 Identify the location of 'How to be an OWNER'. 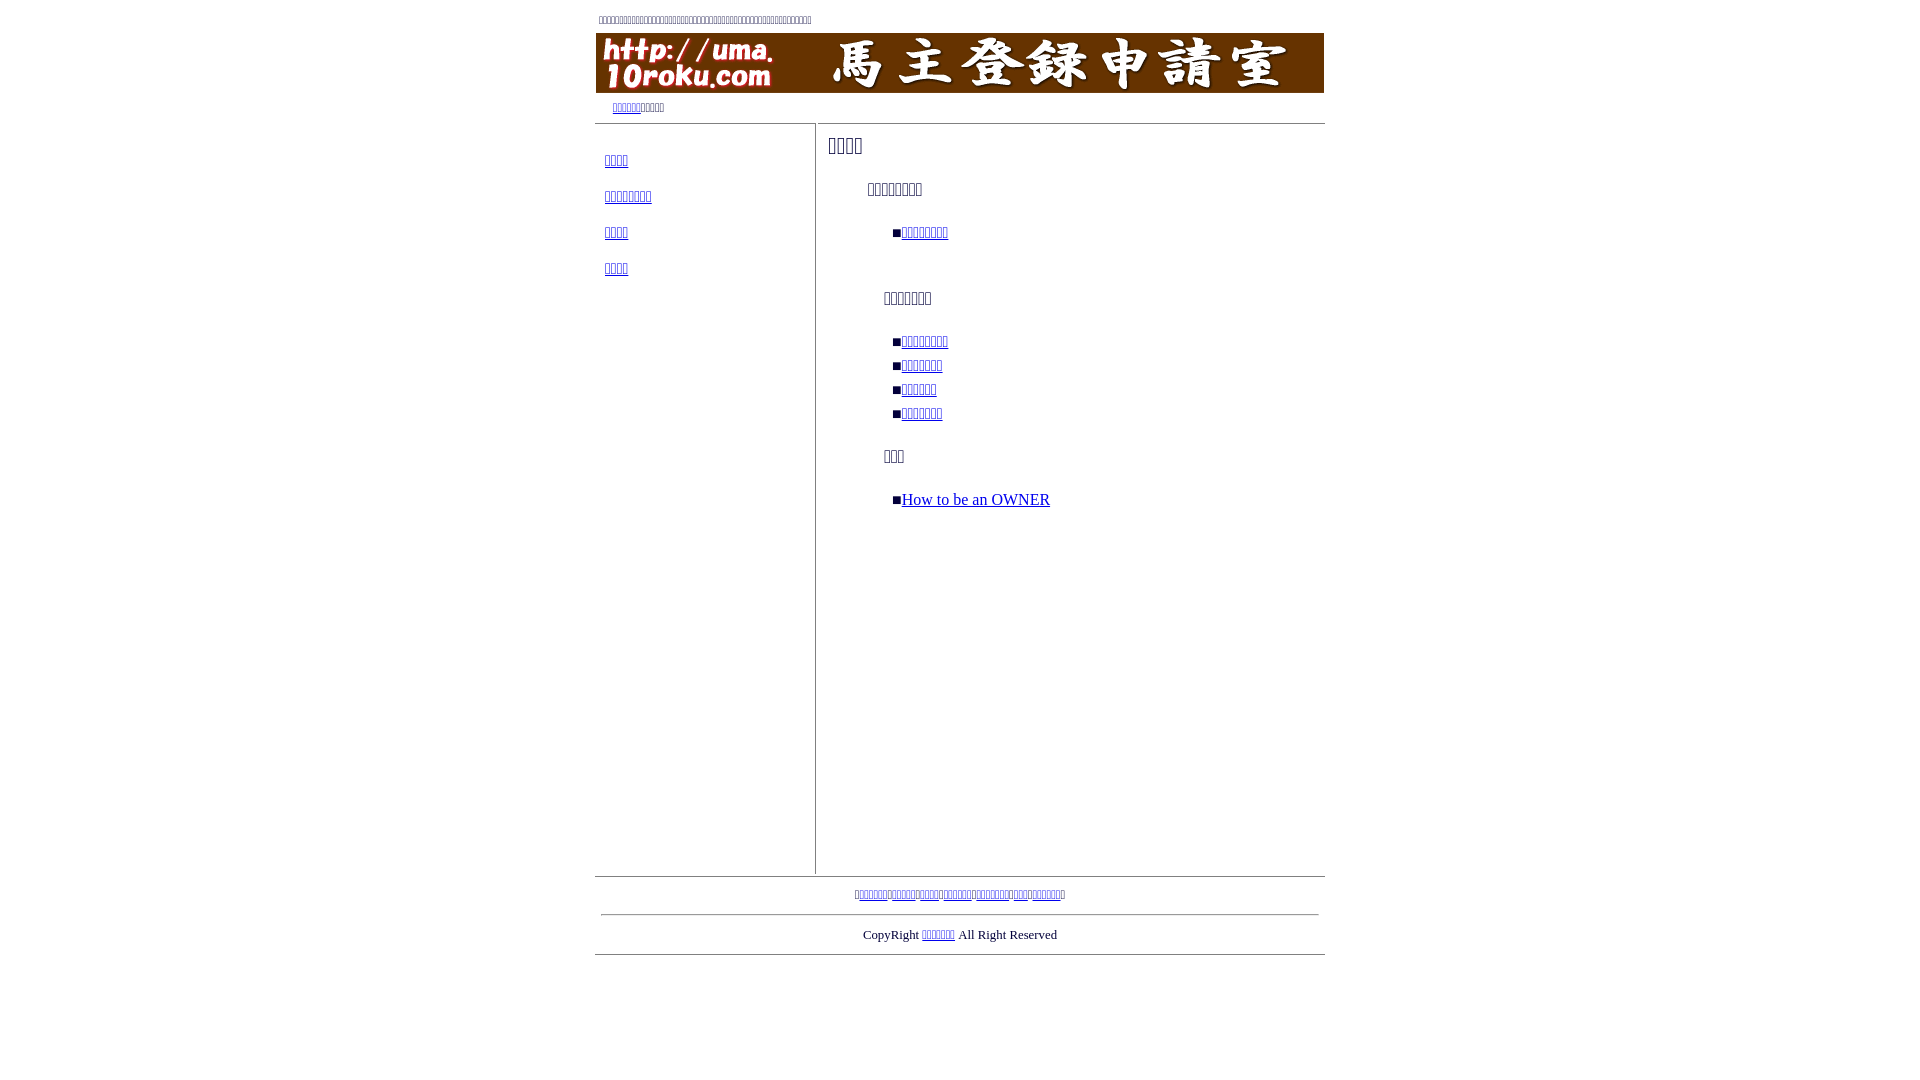
(975, 497).